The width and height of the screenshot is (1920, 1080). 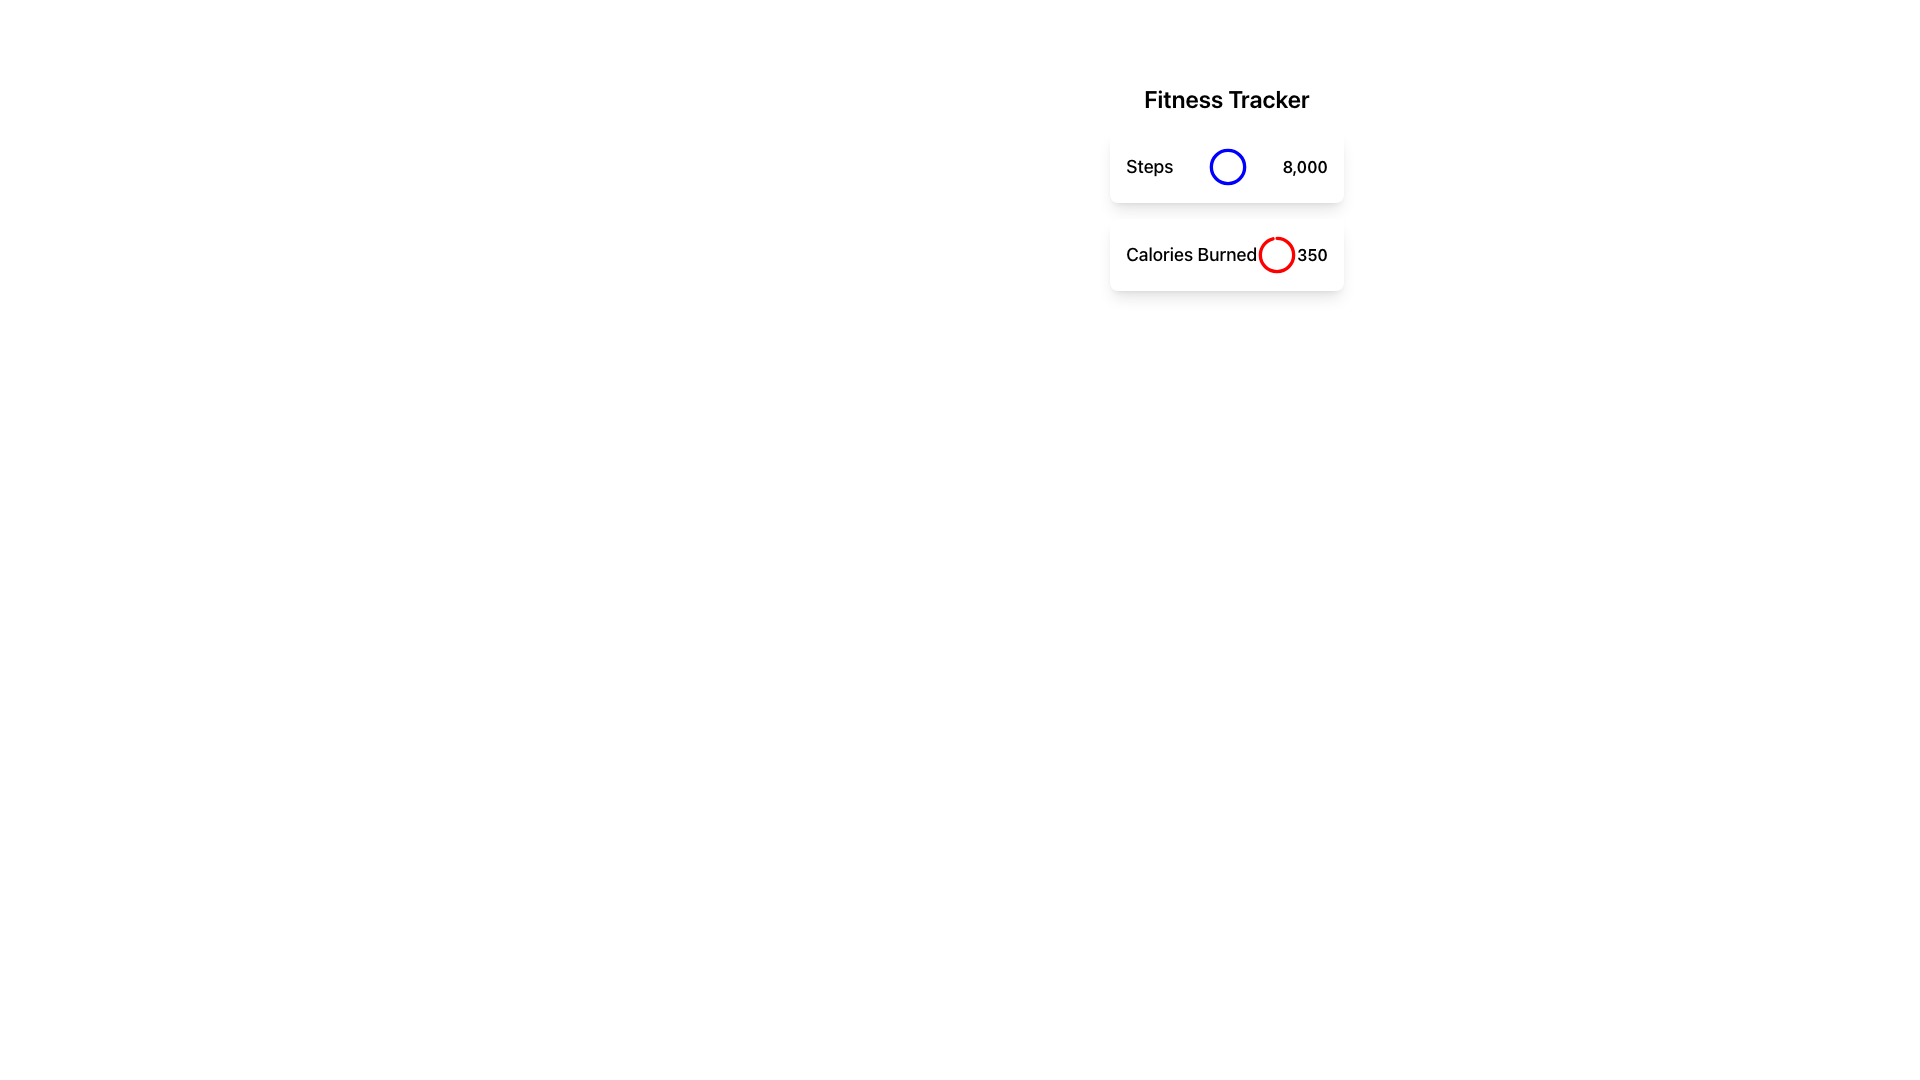 What do you see at coordinates (1226, 253) in the screenshot?
I see `the Information Card that displays the number of calories burned by the user, located below the 'Steps' card in the right-center region of the interface` at bounding box center [1226, 253].